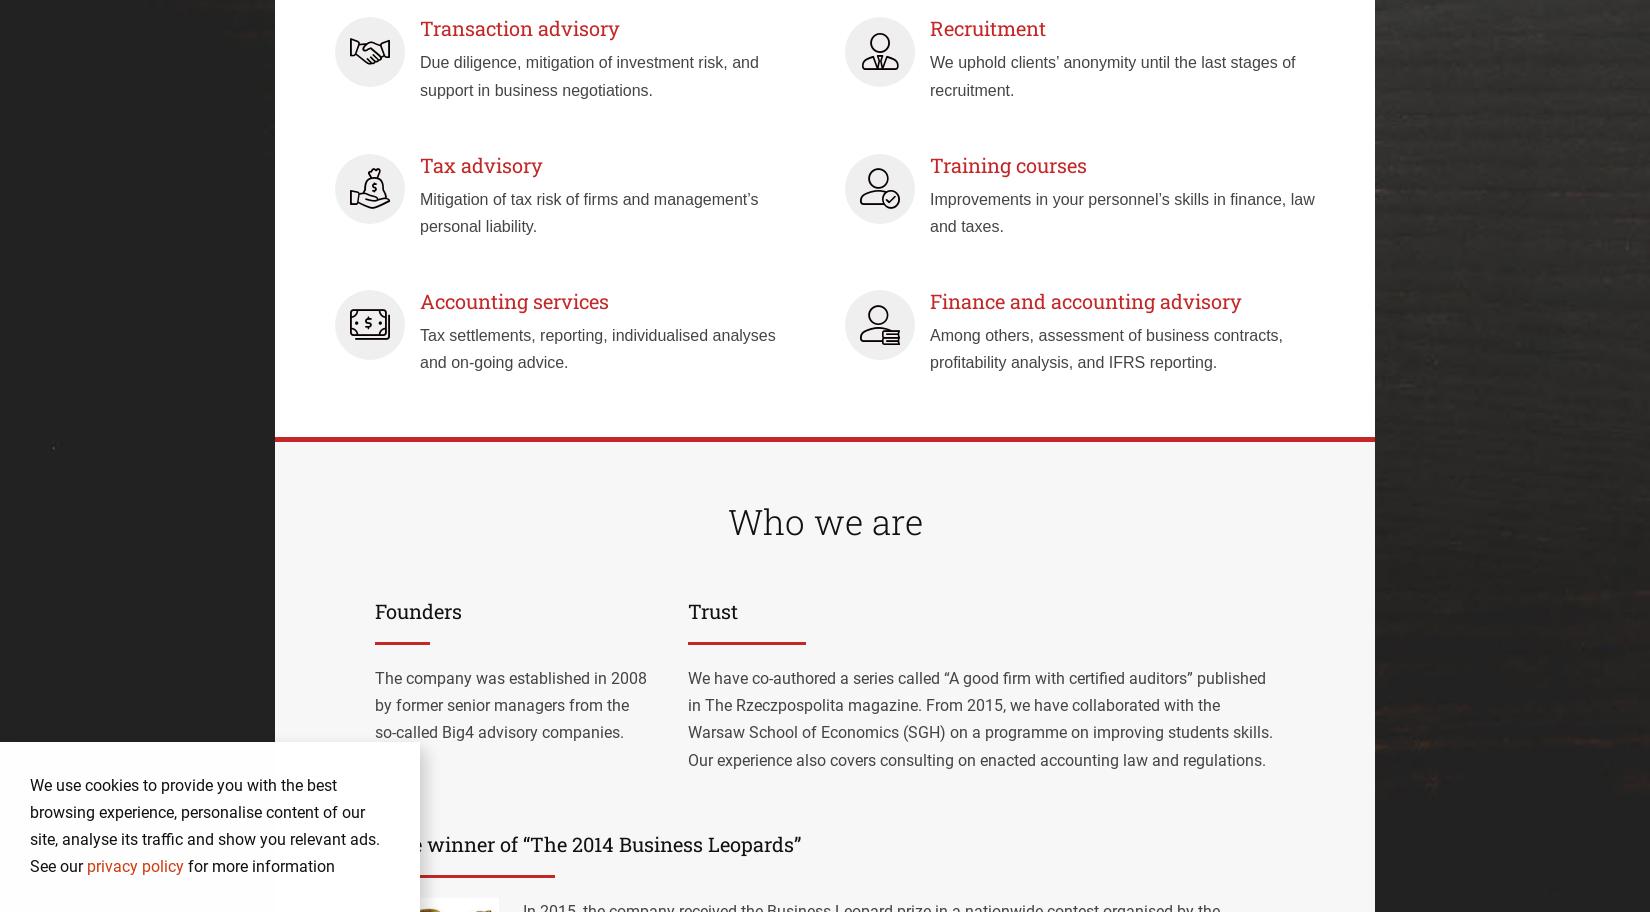  Describe the element at coordinates (588, 74) in the screenshot. I see `'Due diligence, mitigation of investment risk, and support in business negotiations.'` at that location.